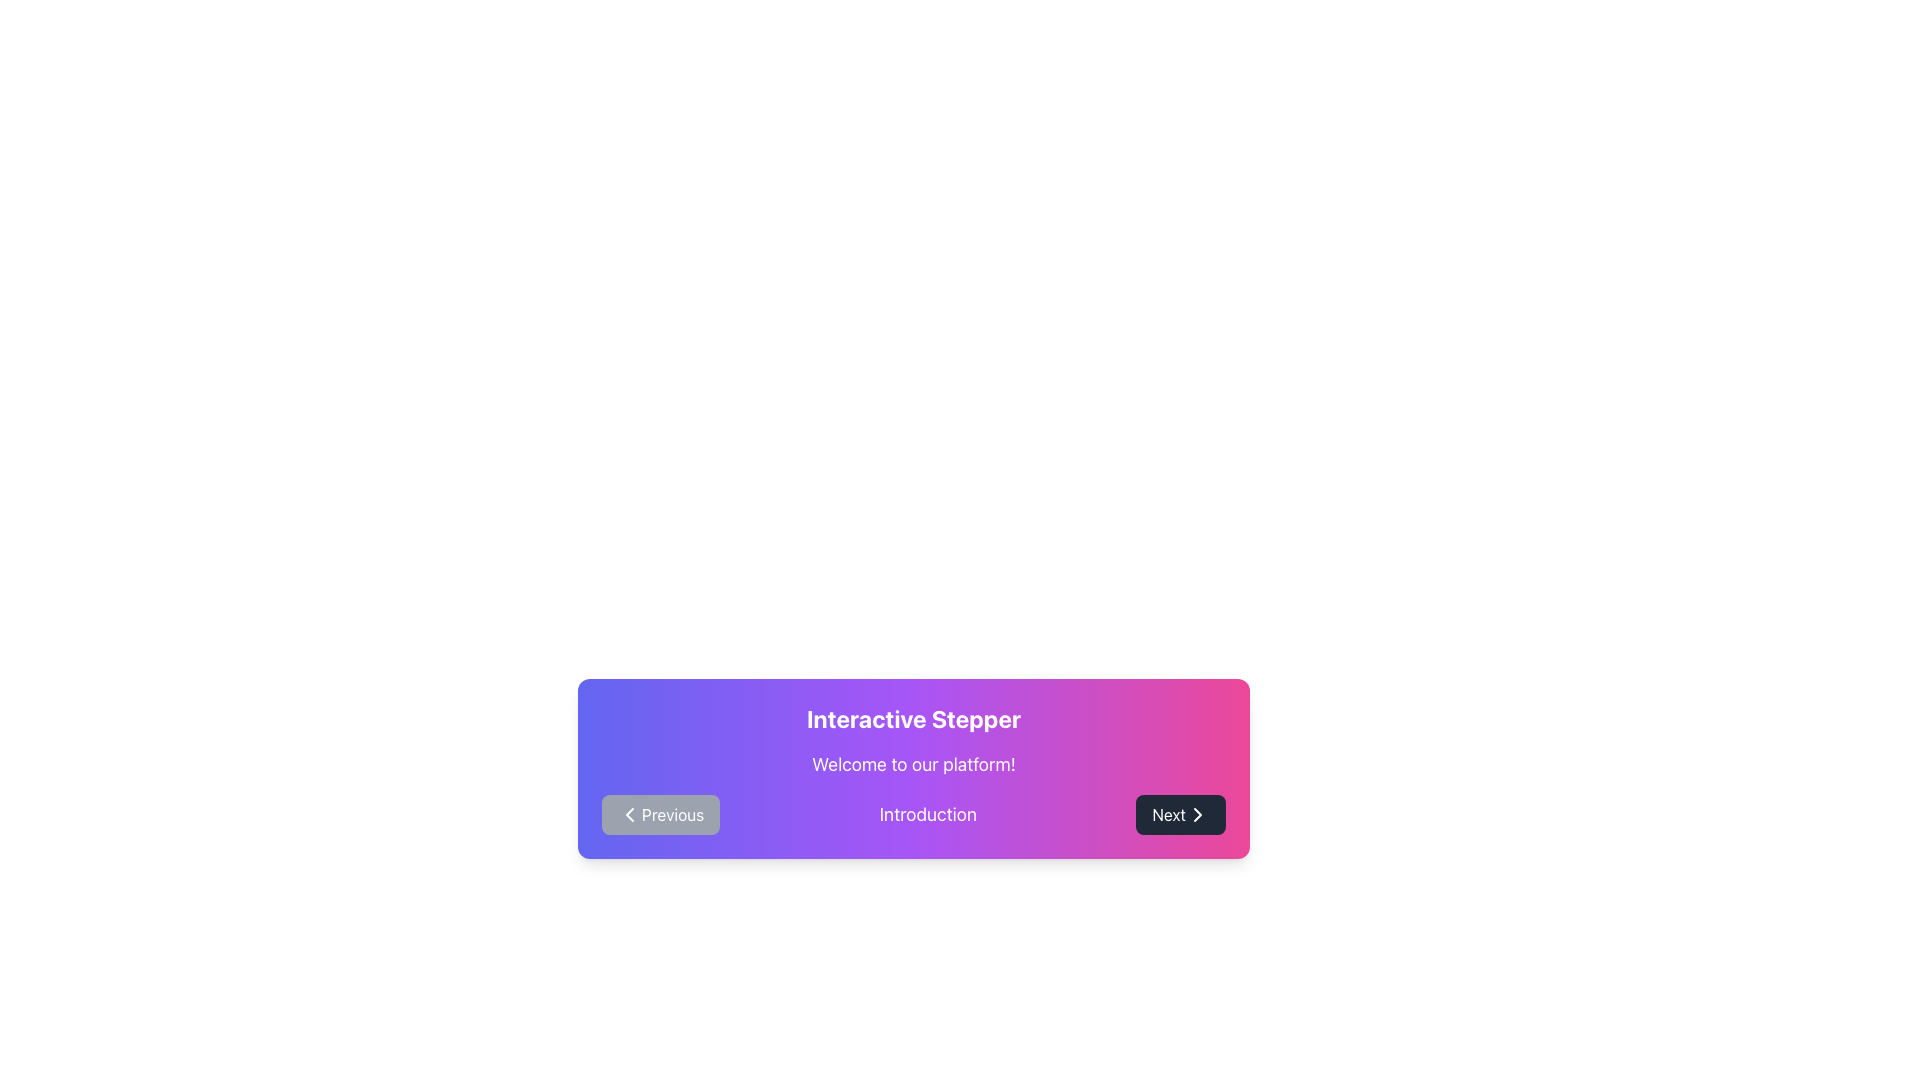 This screenshot has width=1920, height=1080. I want to click on the 'Previous' button with a gray background and chevron icon, so click(661, 814).